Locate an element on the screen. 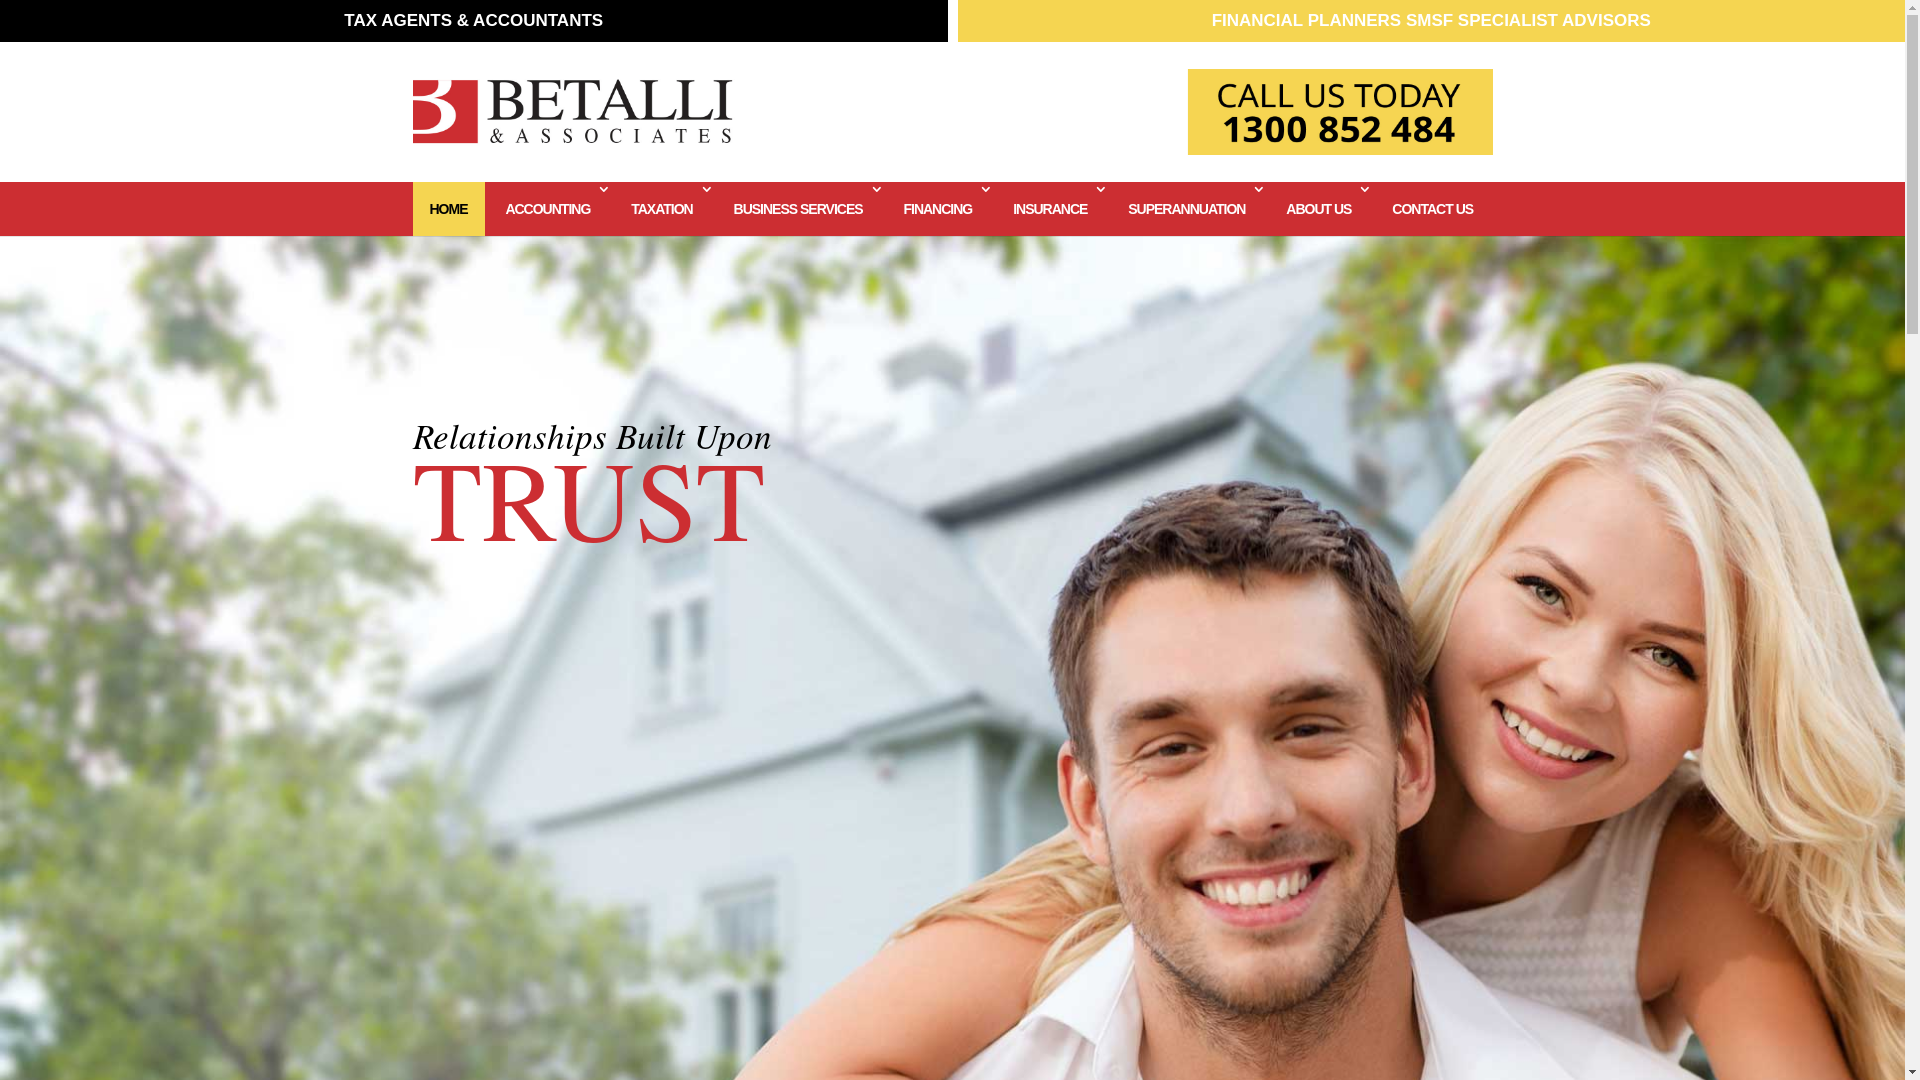 This screenshot has height=1080, width=1920. 'BUSINESS SERVICES' is located at coordinates (800, 208).